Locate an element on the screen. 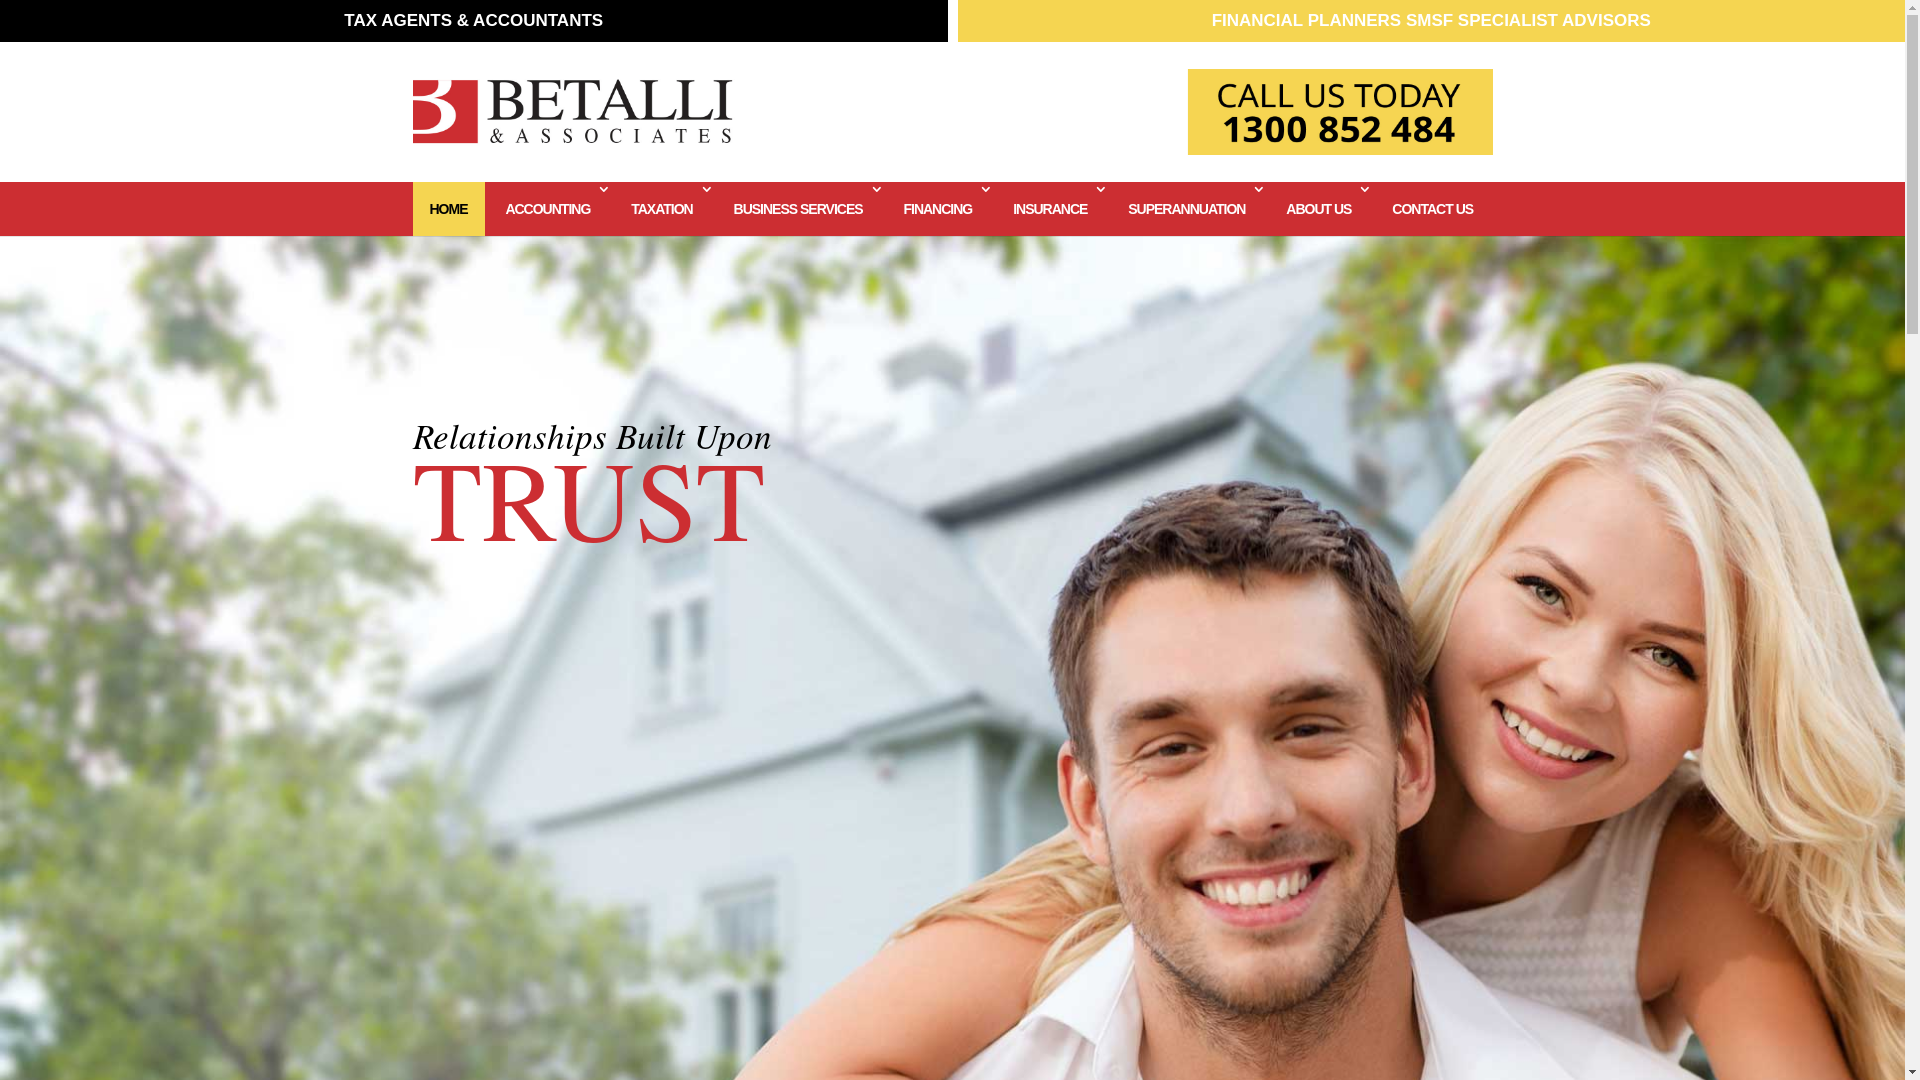 This screenshot has height=1080, width=1920. 'BUSINESS SERVICES' is located at coordinates (800, 208).